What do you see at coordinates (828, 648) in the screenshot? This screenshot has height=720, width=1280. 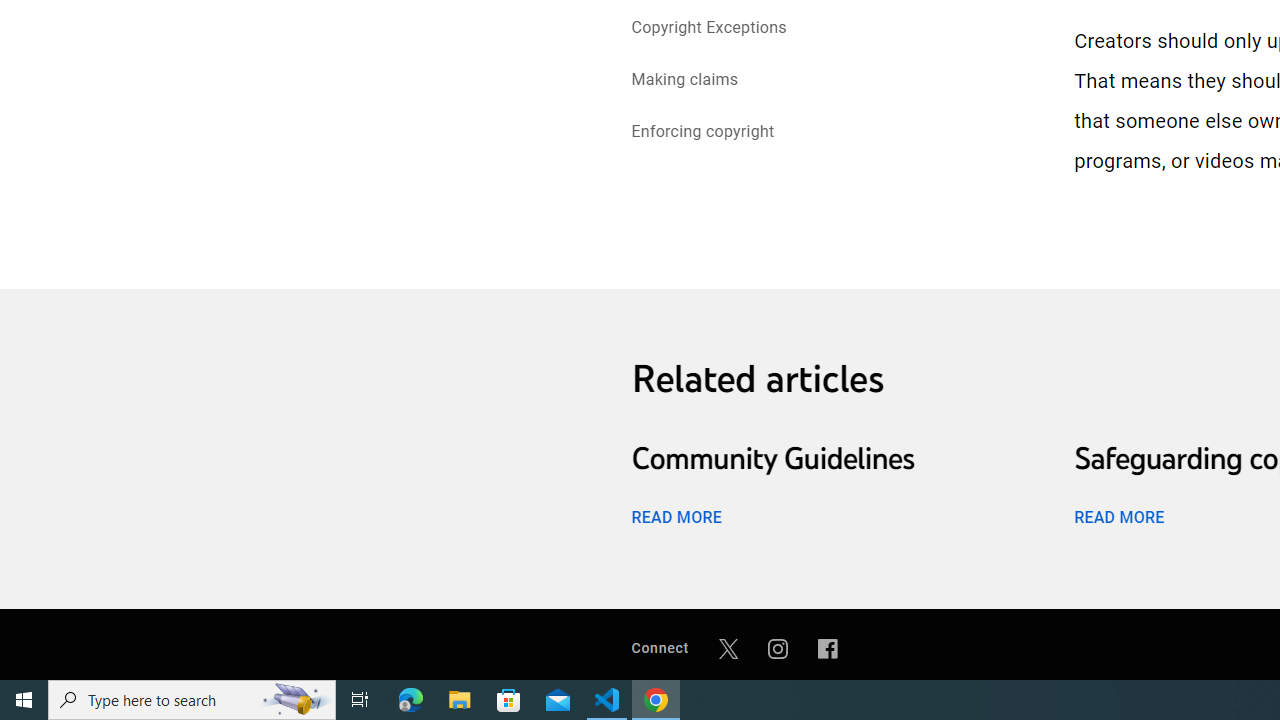 I see `'Facebook'` at bounding box center [828, 648].